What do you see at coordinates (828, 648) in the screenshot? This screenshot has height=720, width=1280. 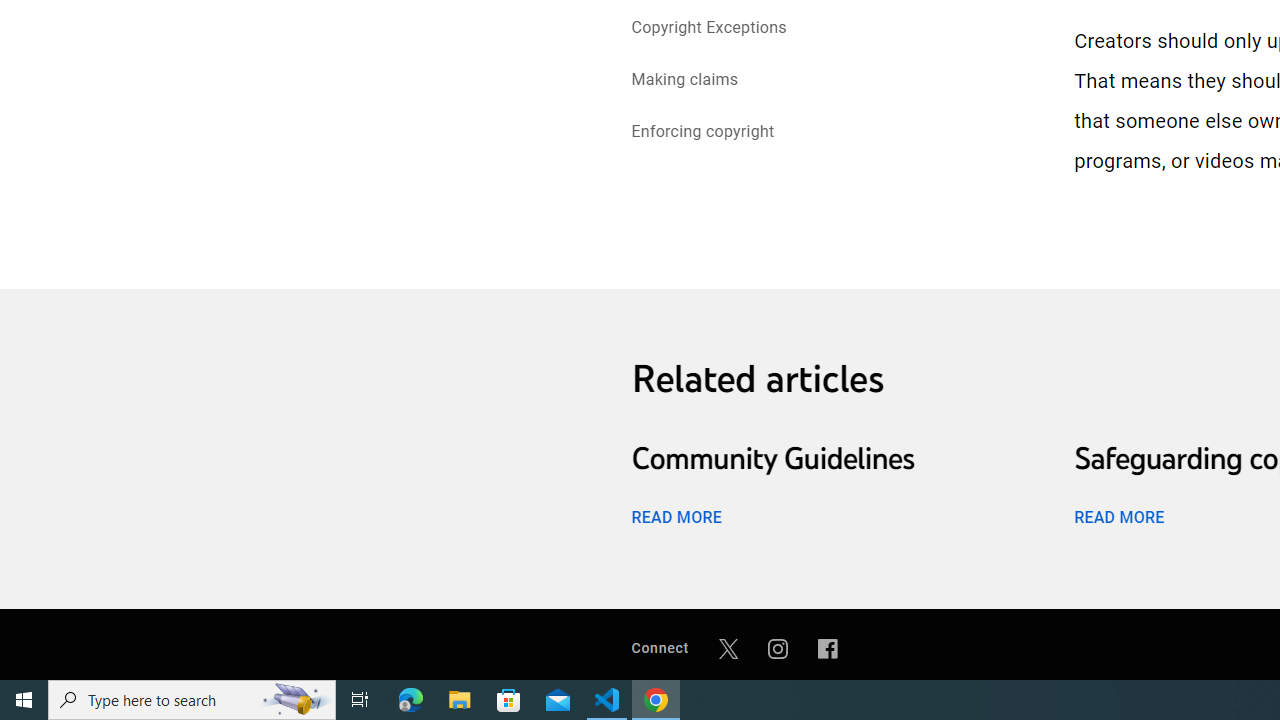 I see `'Facebook'` at bounding box center [828, 648].